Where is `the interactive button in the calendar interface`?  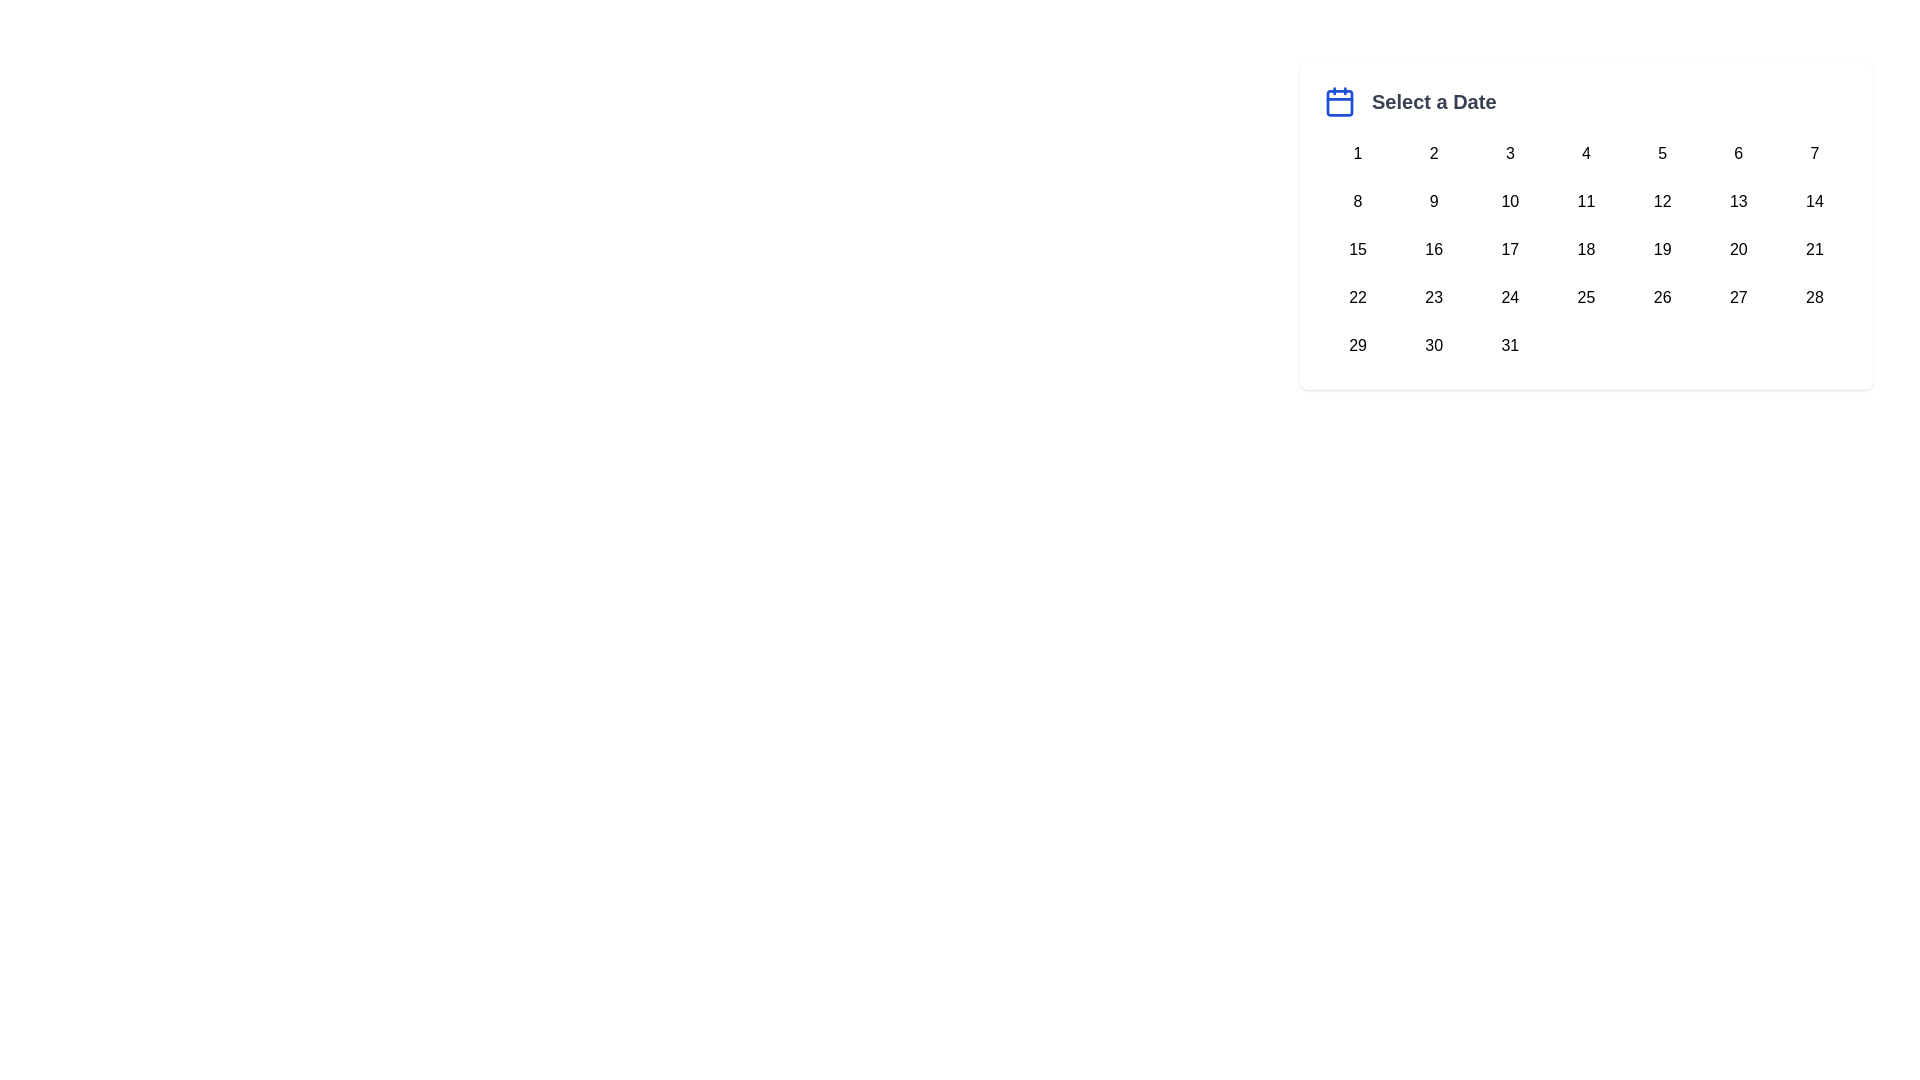
the interactive button in the calendar interface is located at coordinates (1433, 249).